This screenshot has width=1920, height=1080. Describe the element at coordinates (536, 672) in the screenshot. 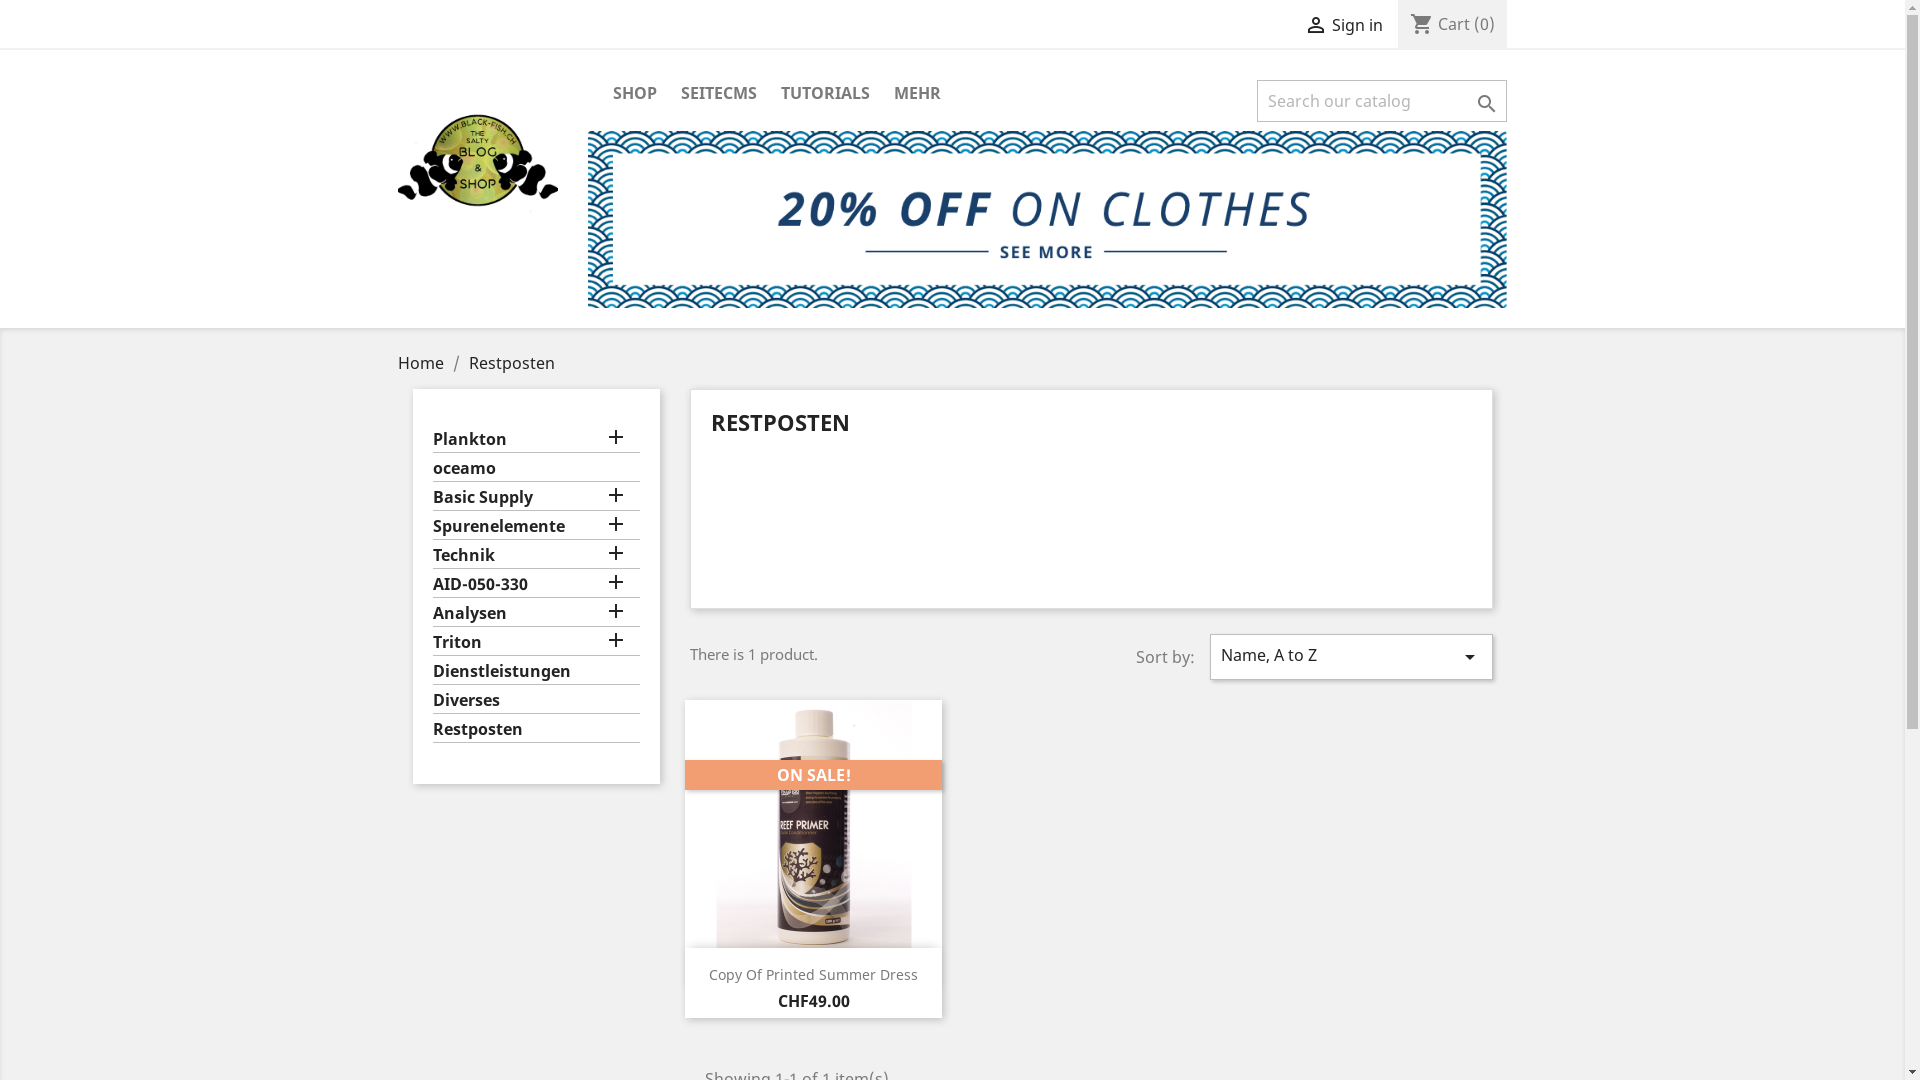

I see `'Dienstleistungen'` at that location.